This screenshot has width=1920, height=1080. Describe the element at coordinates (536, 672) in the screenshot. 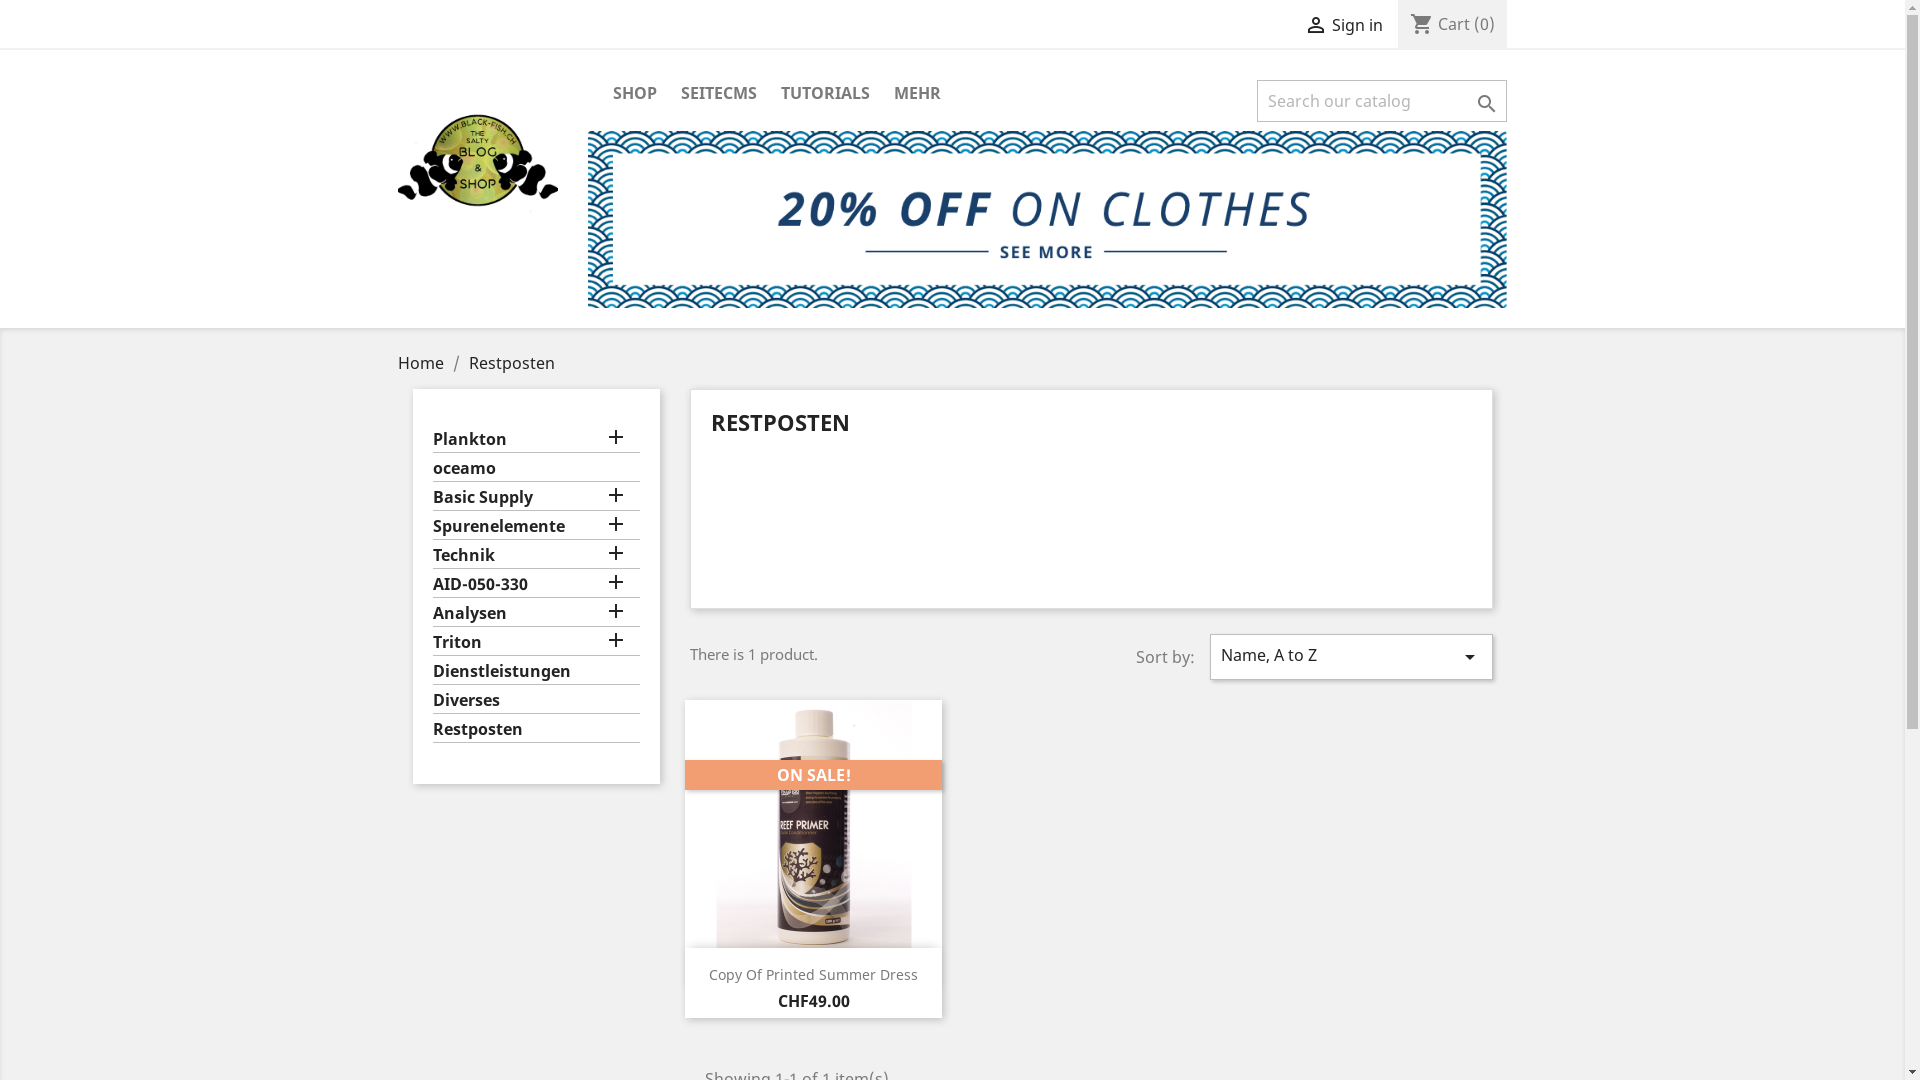

I see `'Dienstleistungen'` at that location.